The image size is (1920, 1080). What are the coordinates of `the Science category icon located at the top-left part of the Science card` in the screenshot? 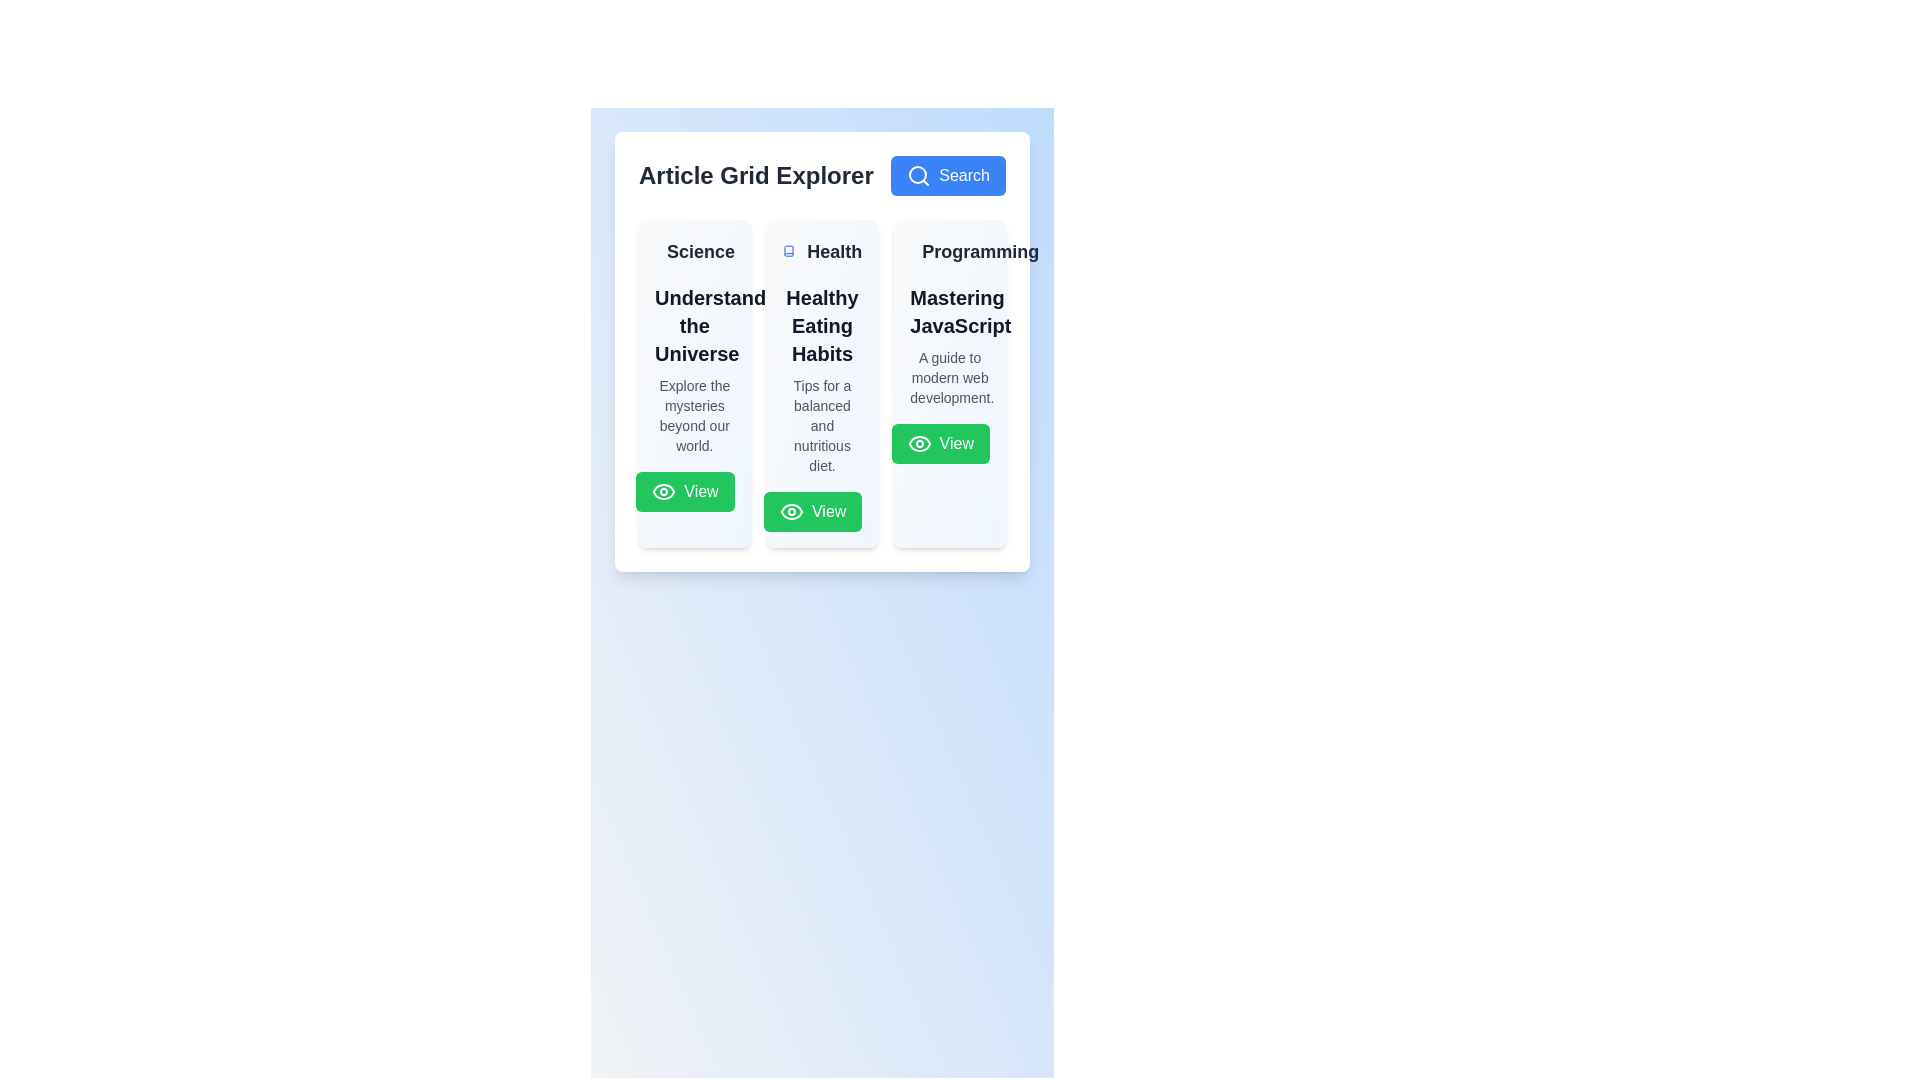 It's located at (667, 246).